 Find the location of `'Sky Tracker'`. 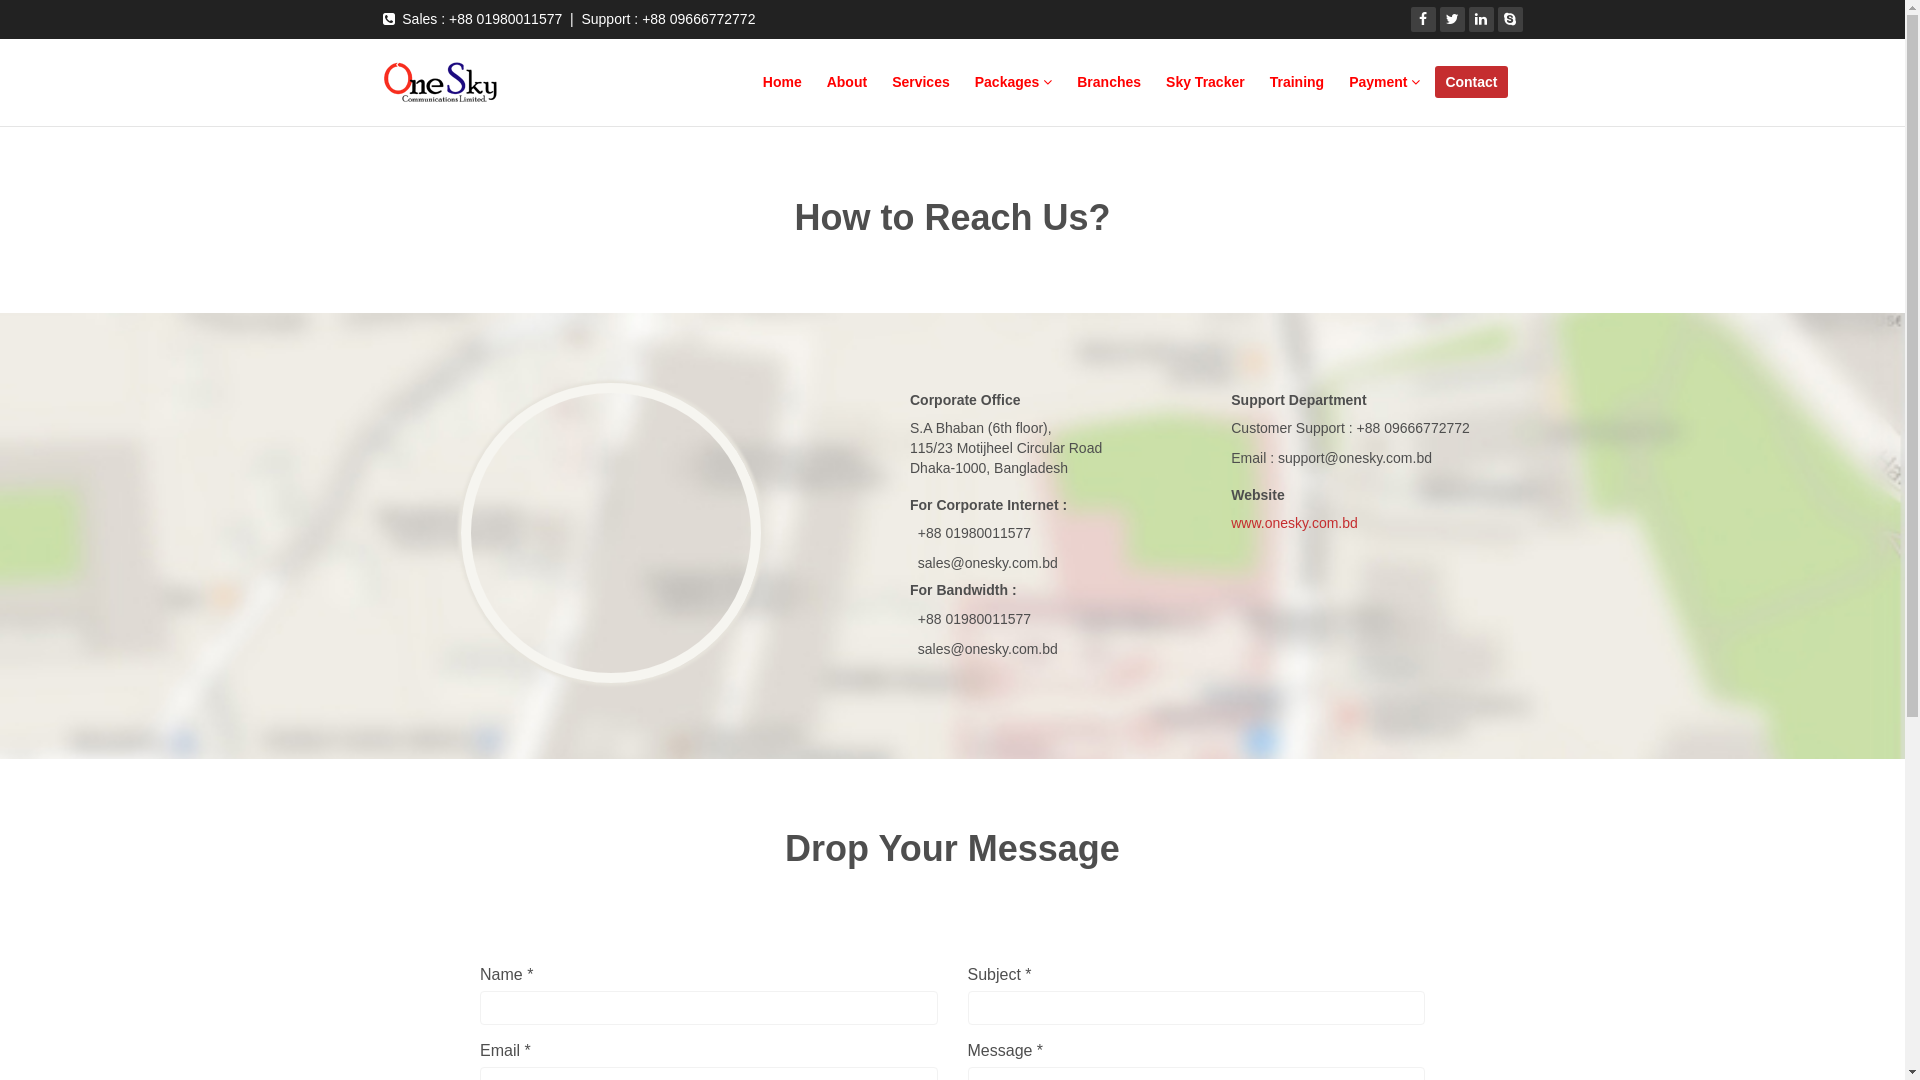

'Sky Tracker' is located at coordinates (1204, 80).